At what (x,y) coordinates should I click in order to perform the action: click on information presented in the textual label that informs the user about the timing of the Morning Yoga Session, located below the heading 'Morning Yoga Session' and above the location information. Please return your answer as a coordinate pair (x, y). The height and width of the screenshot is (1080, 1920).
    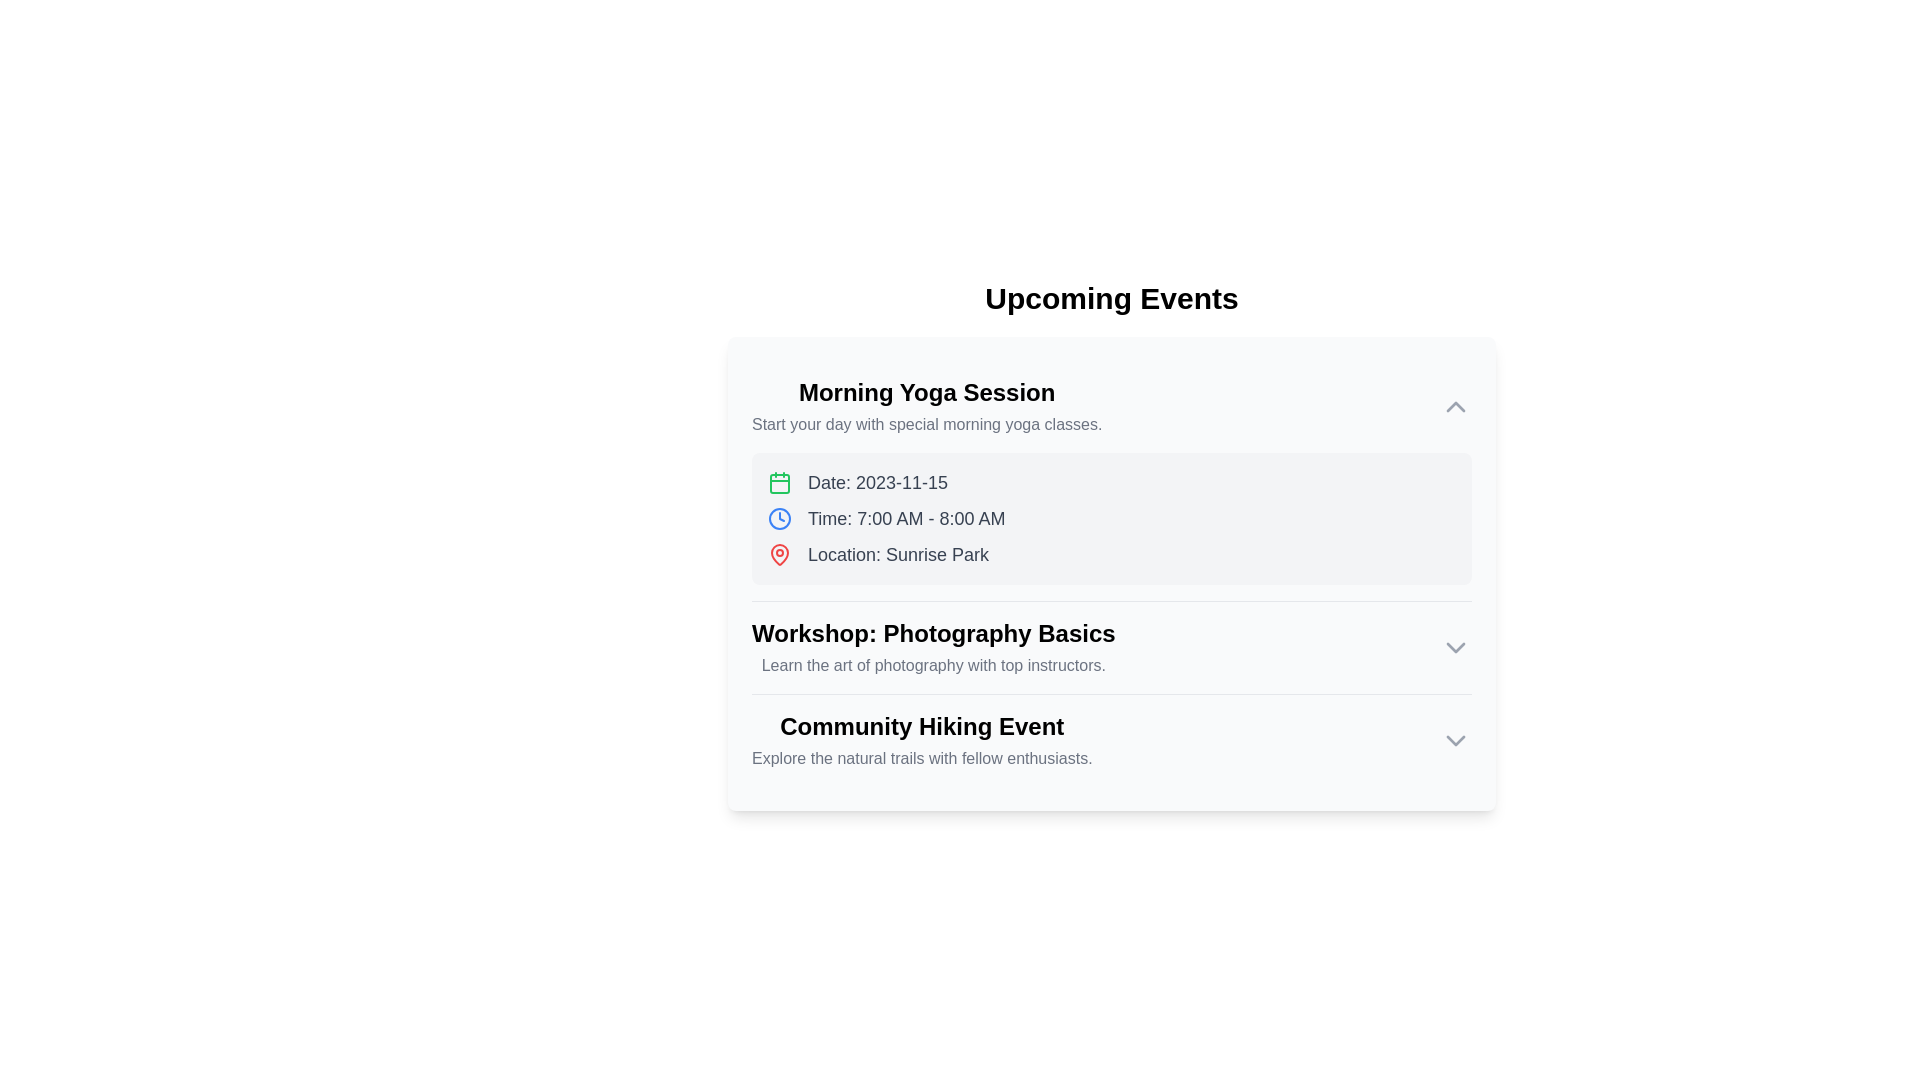
    Looking at the image, I should click on (905, 518).